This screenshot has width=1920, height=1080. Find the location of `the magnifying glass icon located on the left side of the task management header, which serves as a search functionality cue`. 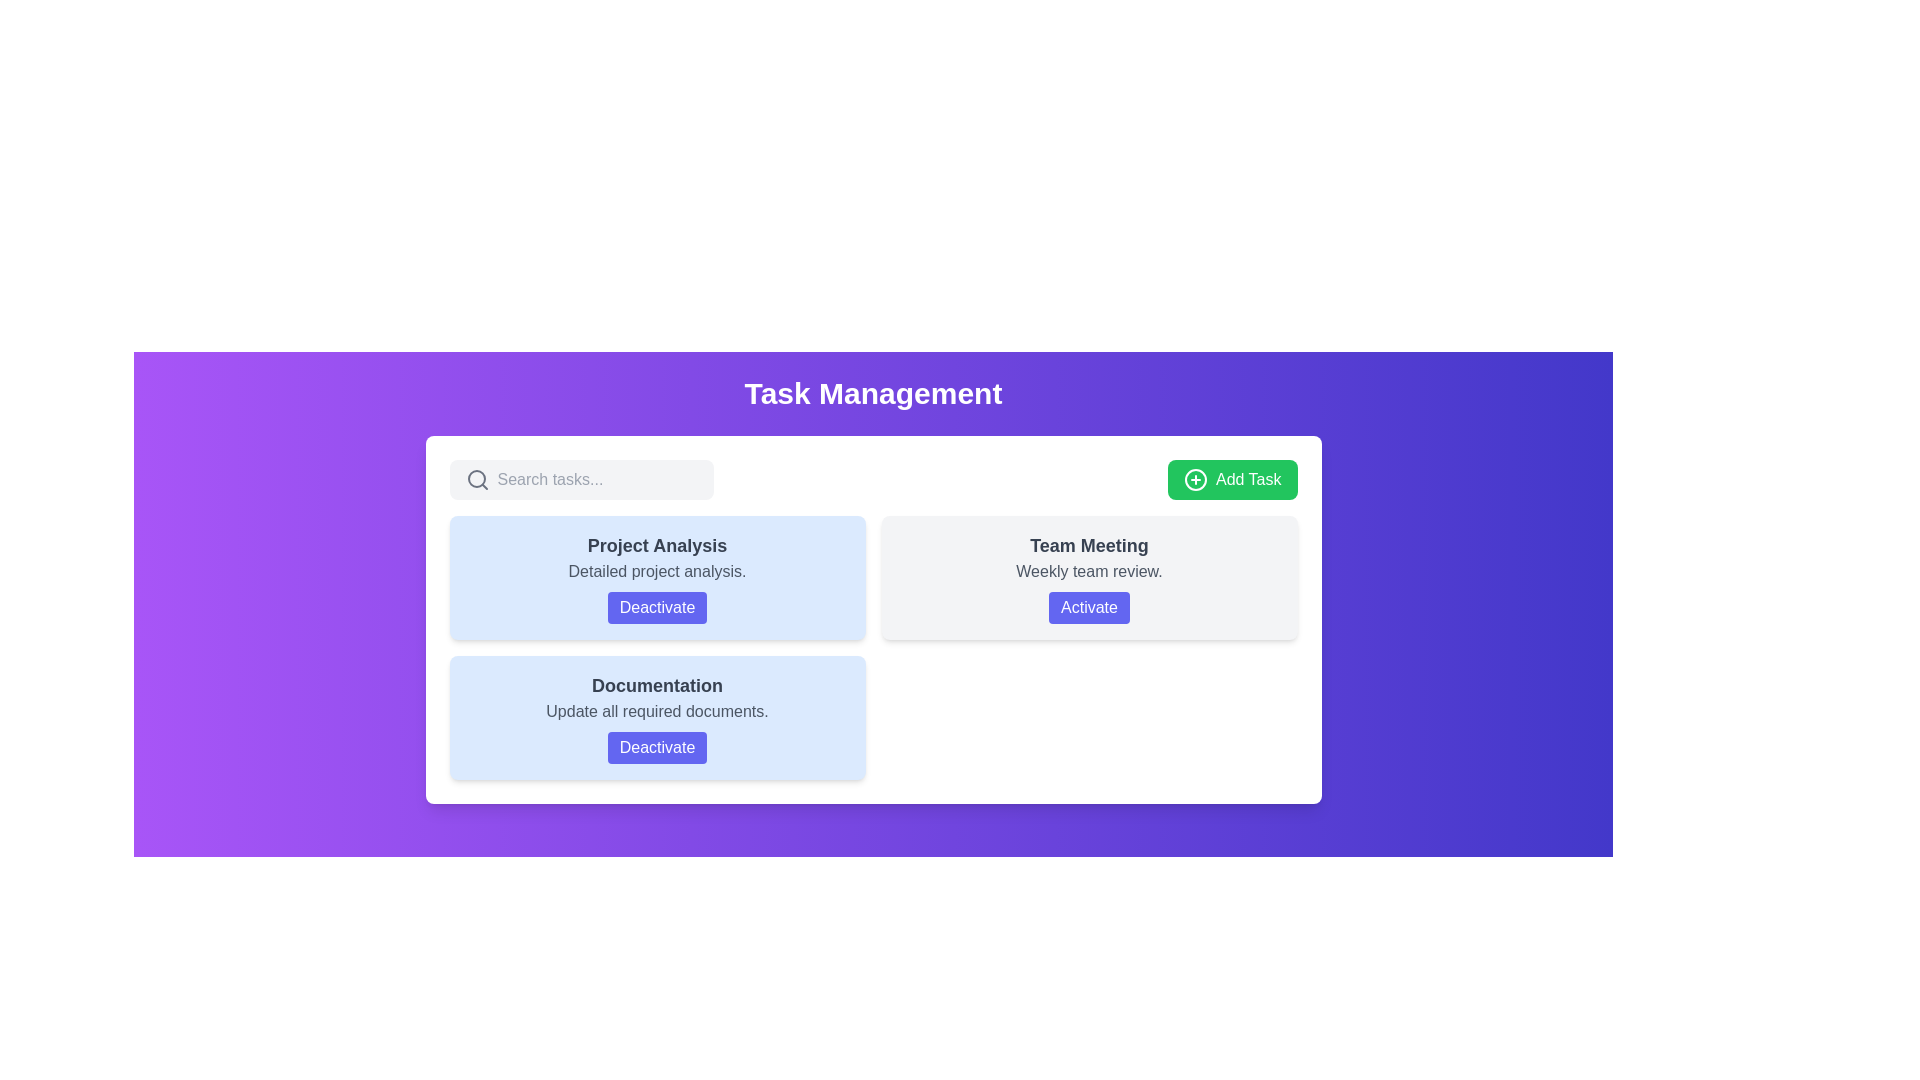

the magnifying glass icon located on the left side of the task management header, which serves as a search functionality cue is located at coordinates (475, 478).